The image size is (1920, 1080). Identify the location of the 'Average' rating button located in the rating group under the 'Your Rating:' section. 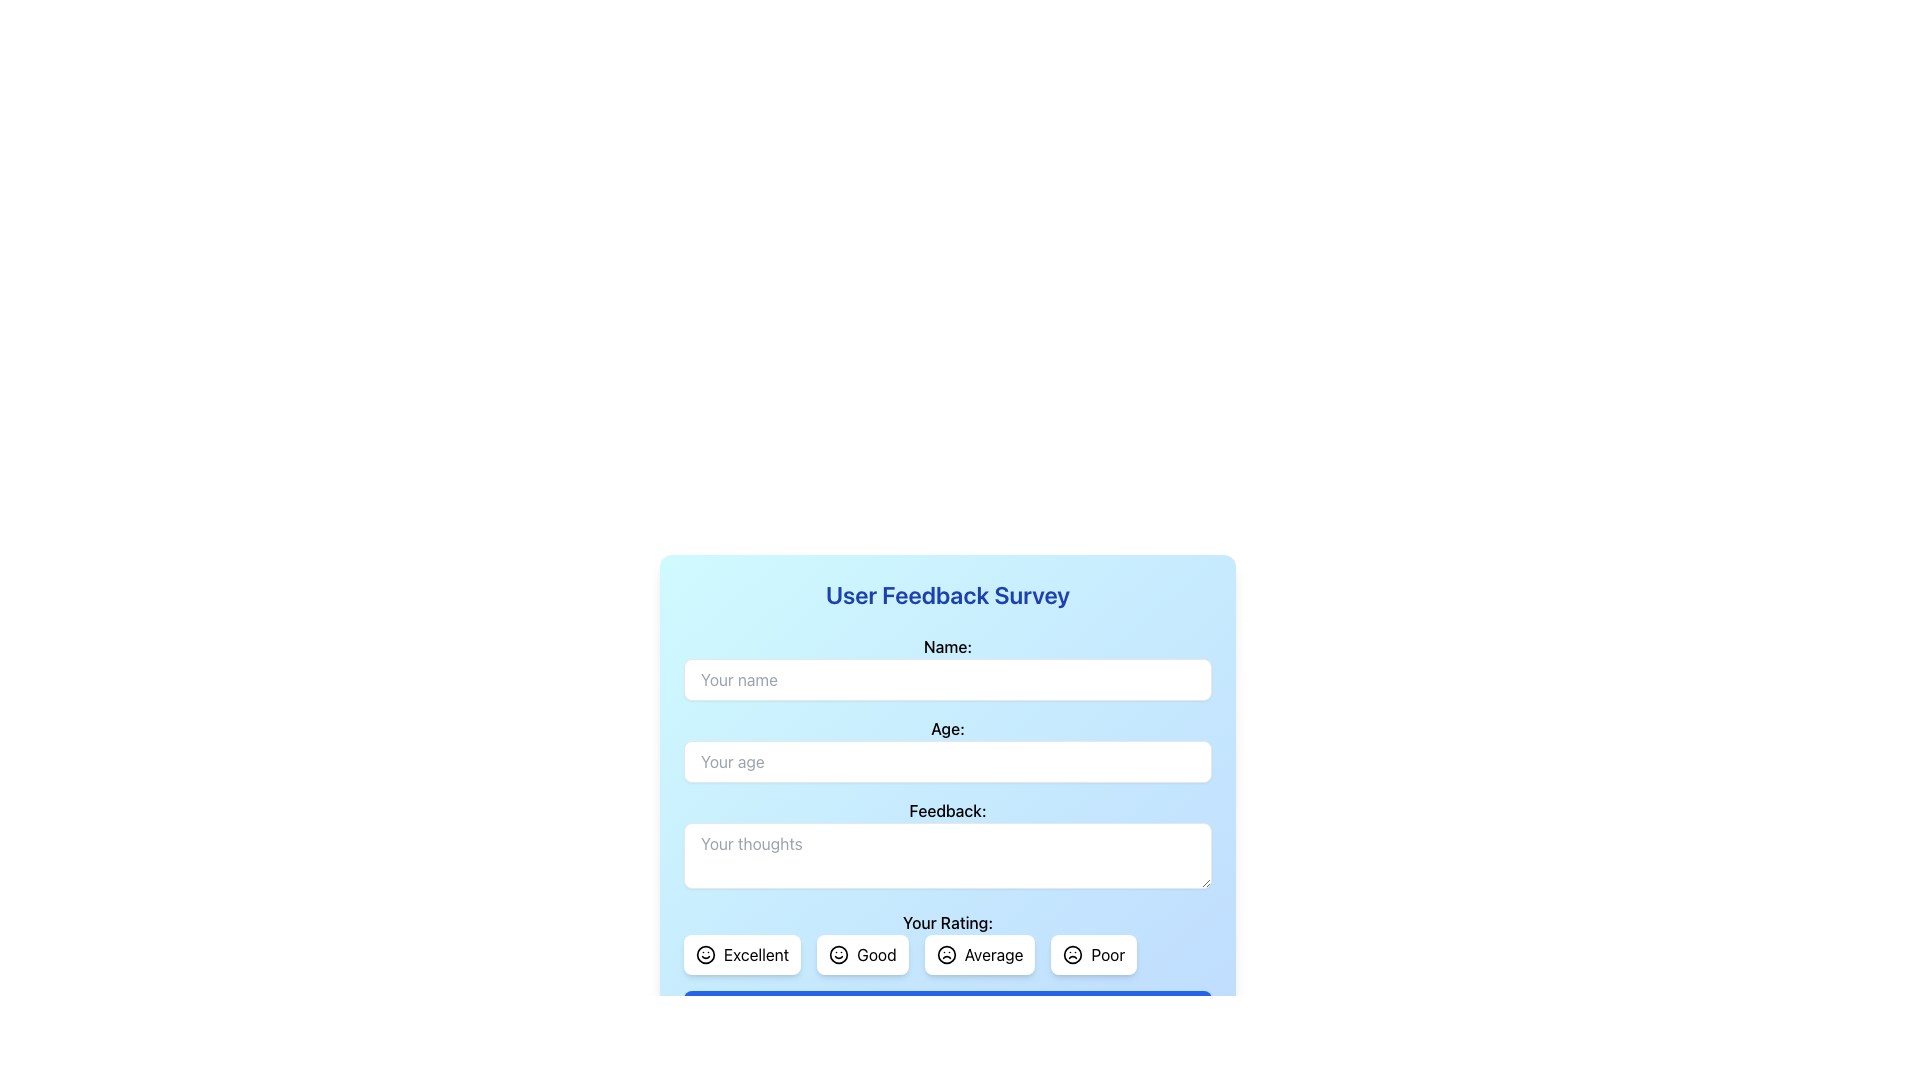
(947, 954).